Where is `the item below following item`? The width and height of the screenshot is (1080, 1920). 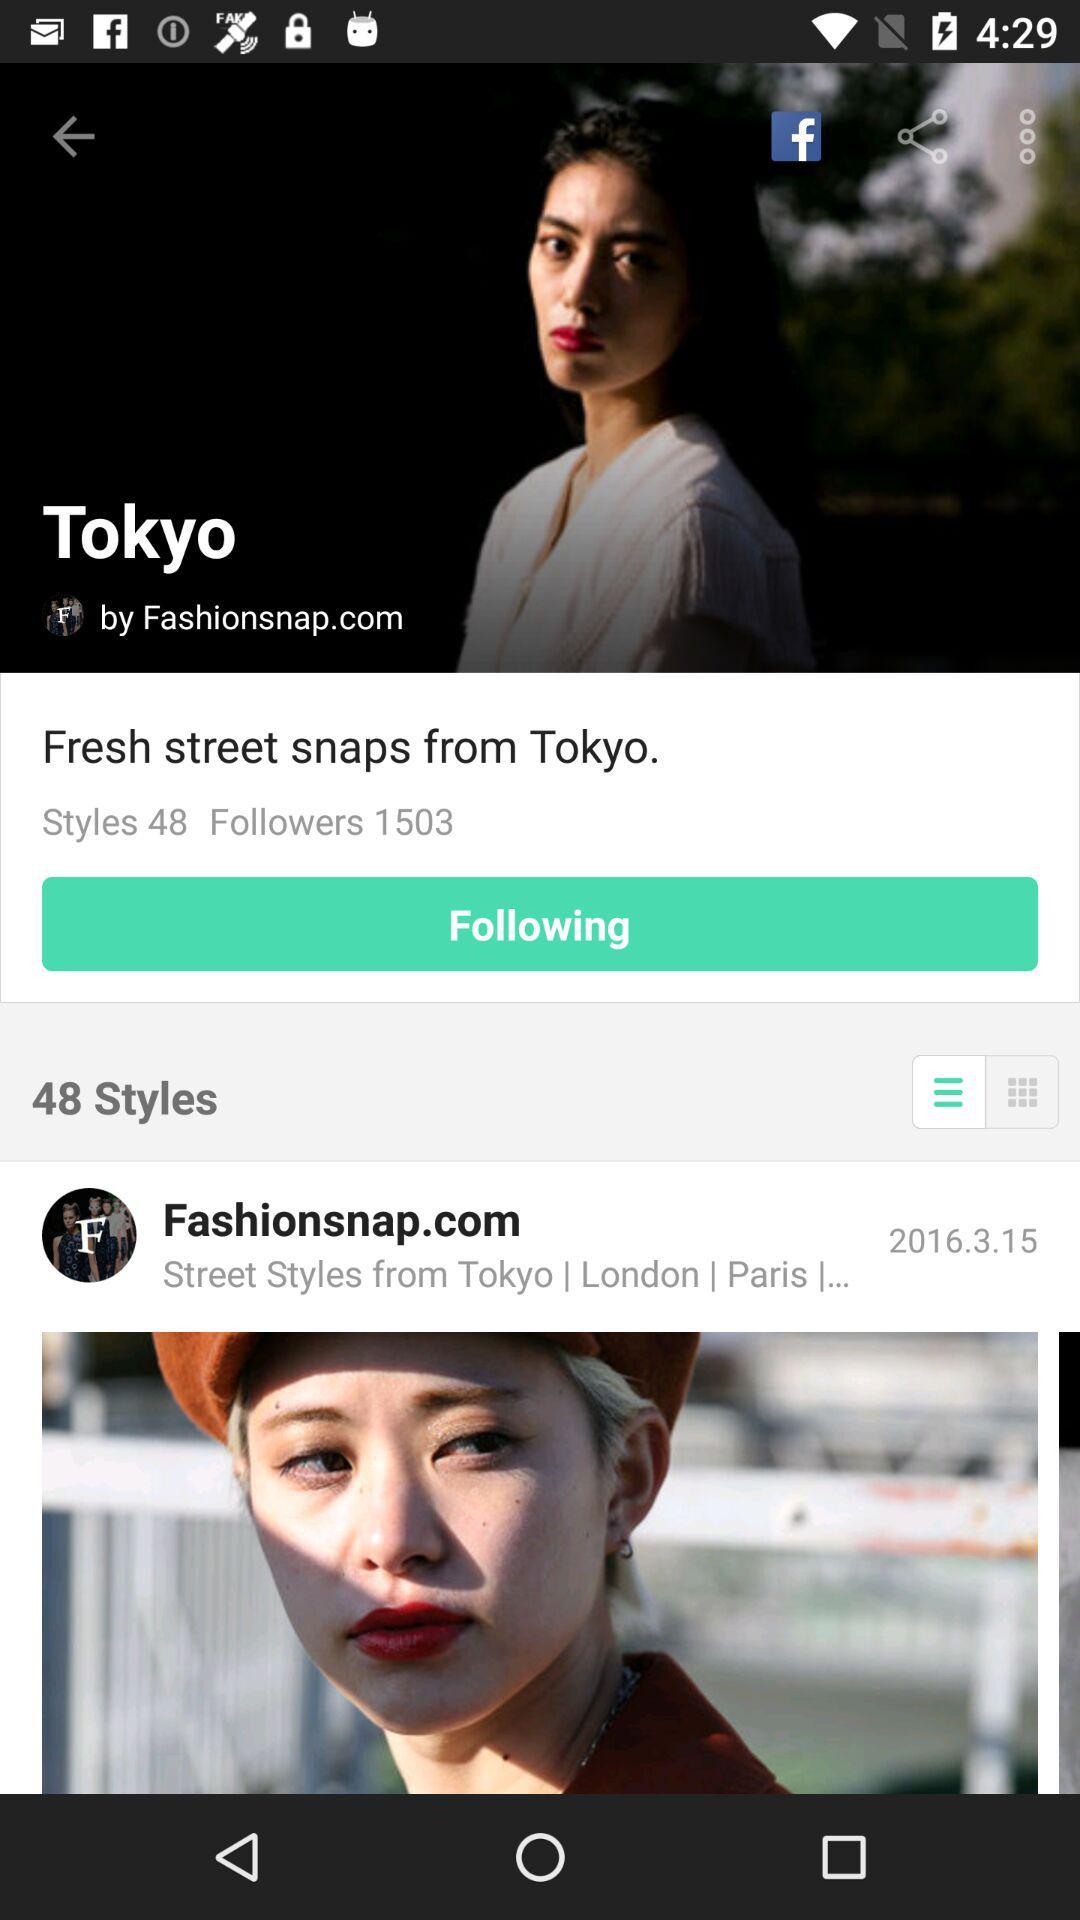
the item below following item is located at coordinates (1022, 1090).